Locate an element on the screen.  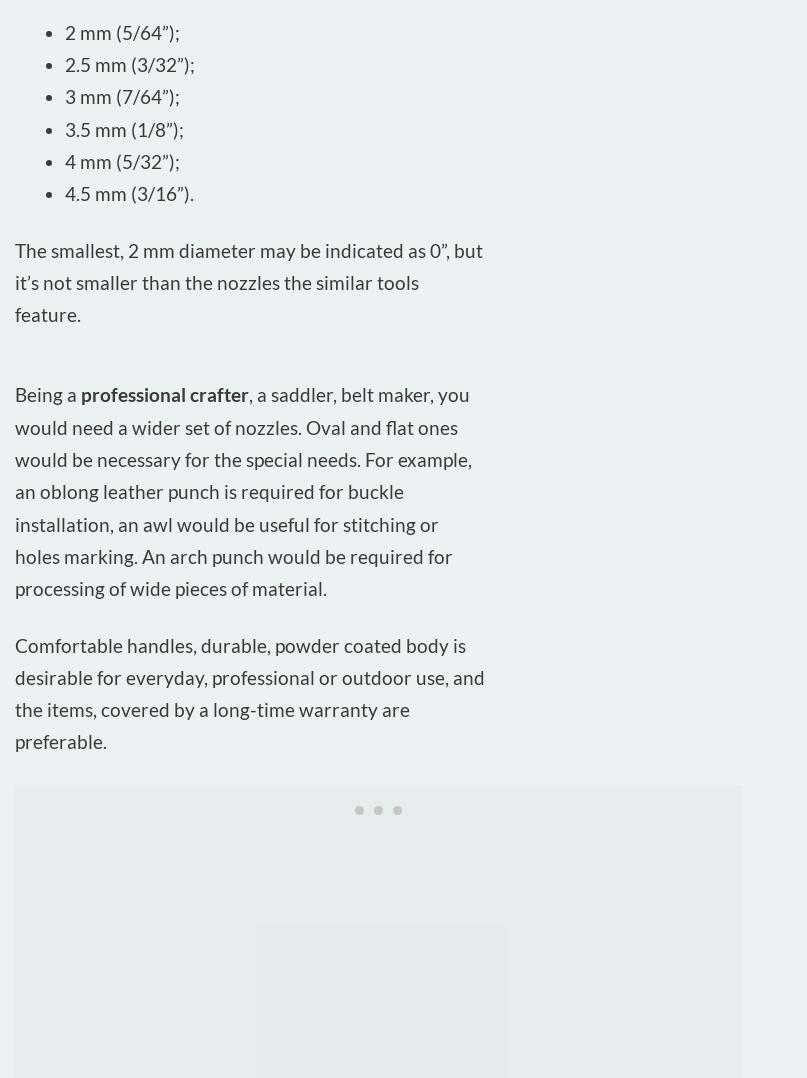
'The smallest, 2 mm diameter may be indicated as 0”, but it’s not smaller than the nozzles the similar tools feature.' is located at coordinates (248, 282).